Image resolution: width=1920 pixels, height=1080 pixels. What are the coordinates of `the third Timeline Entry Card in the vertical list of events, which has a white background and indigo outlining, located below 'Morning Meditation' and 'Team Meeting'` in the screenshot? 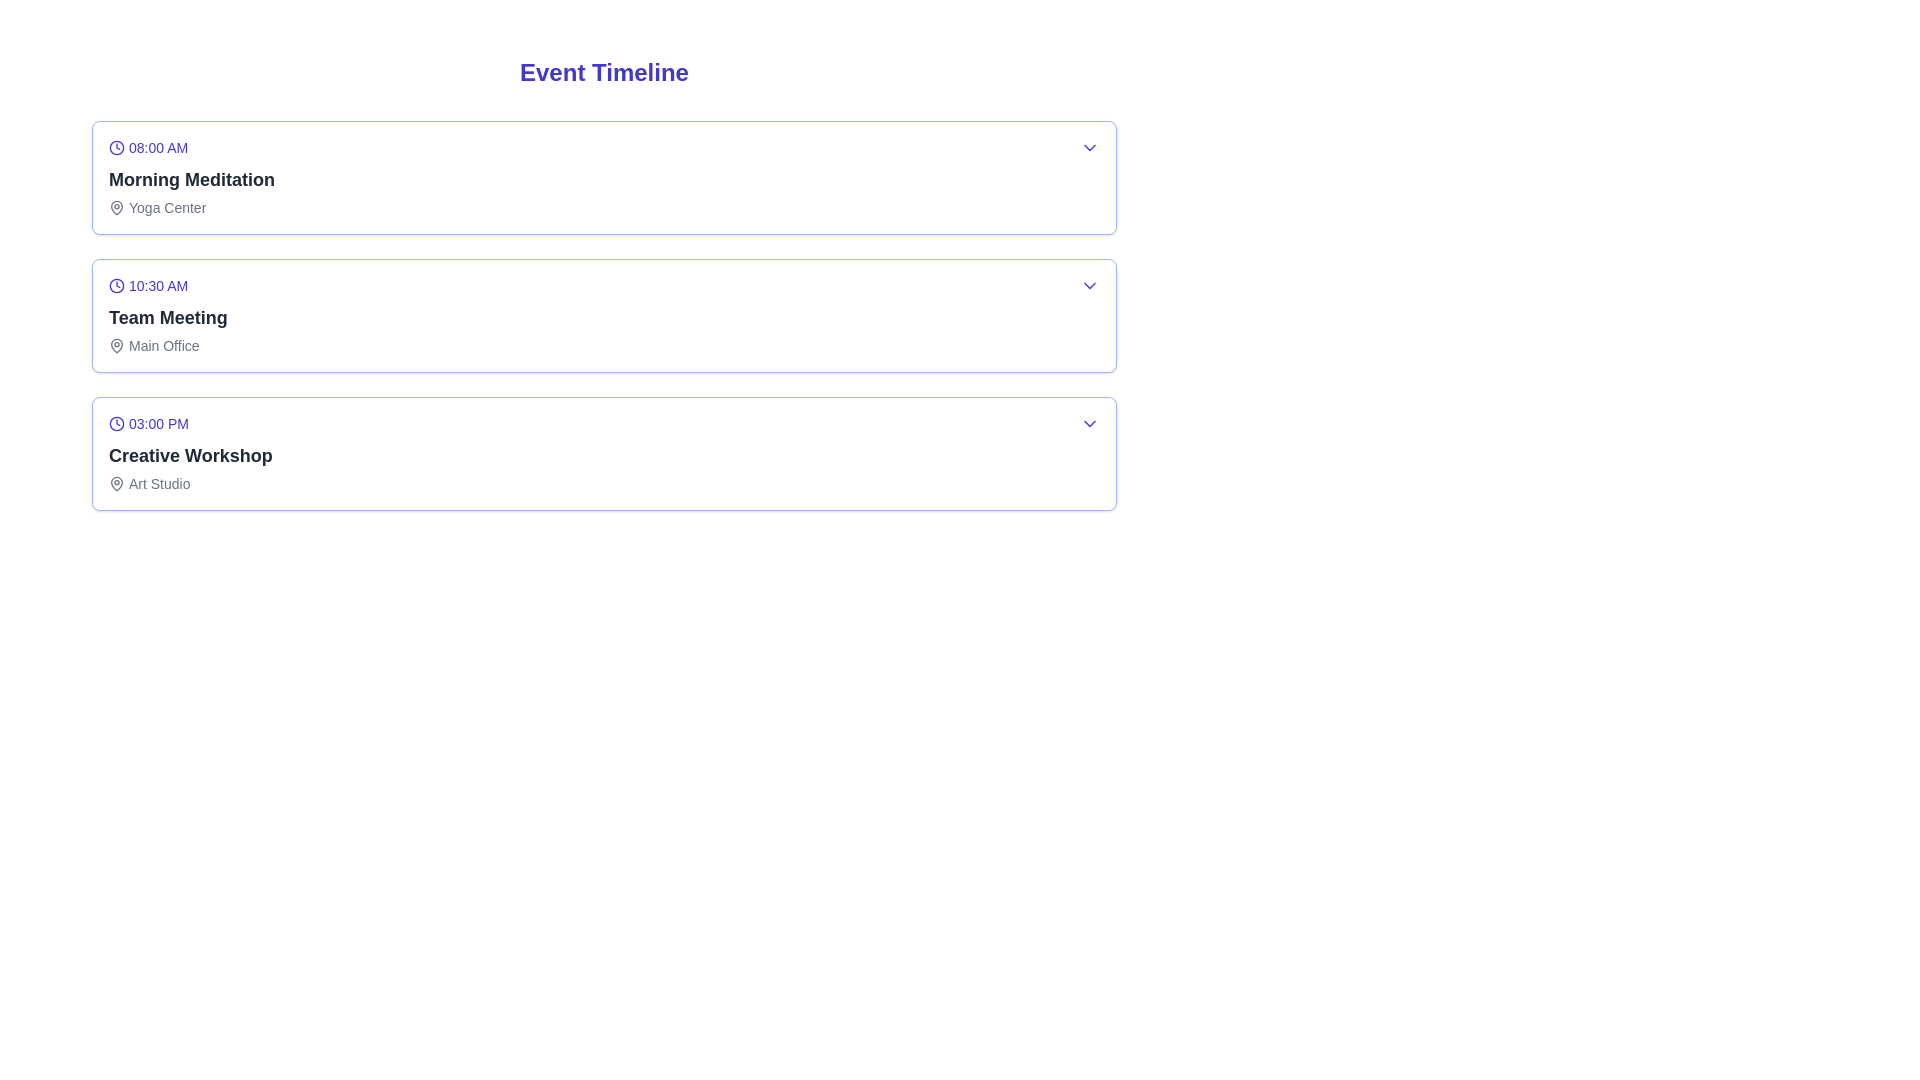 It's located at (603, 454).